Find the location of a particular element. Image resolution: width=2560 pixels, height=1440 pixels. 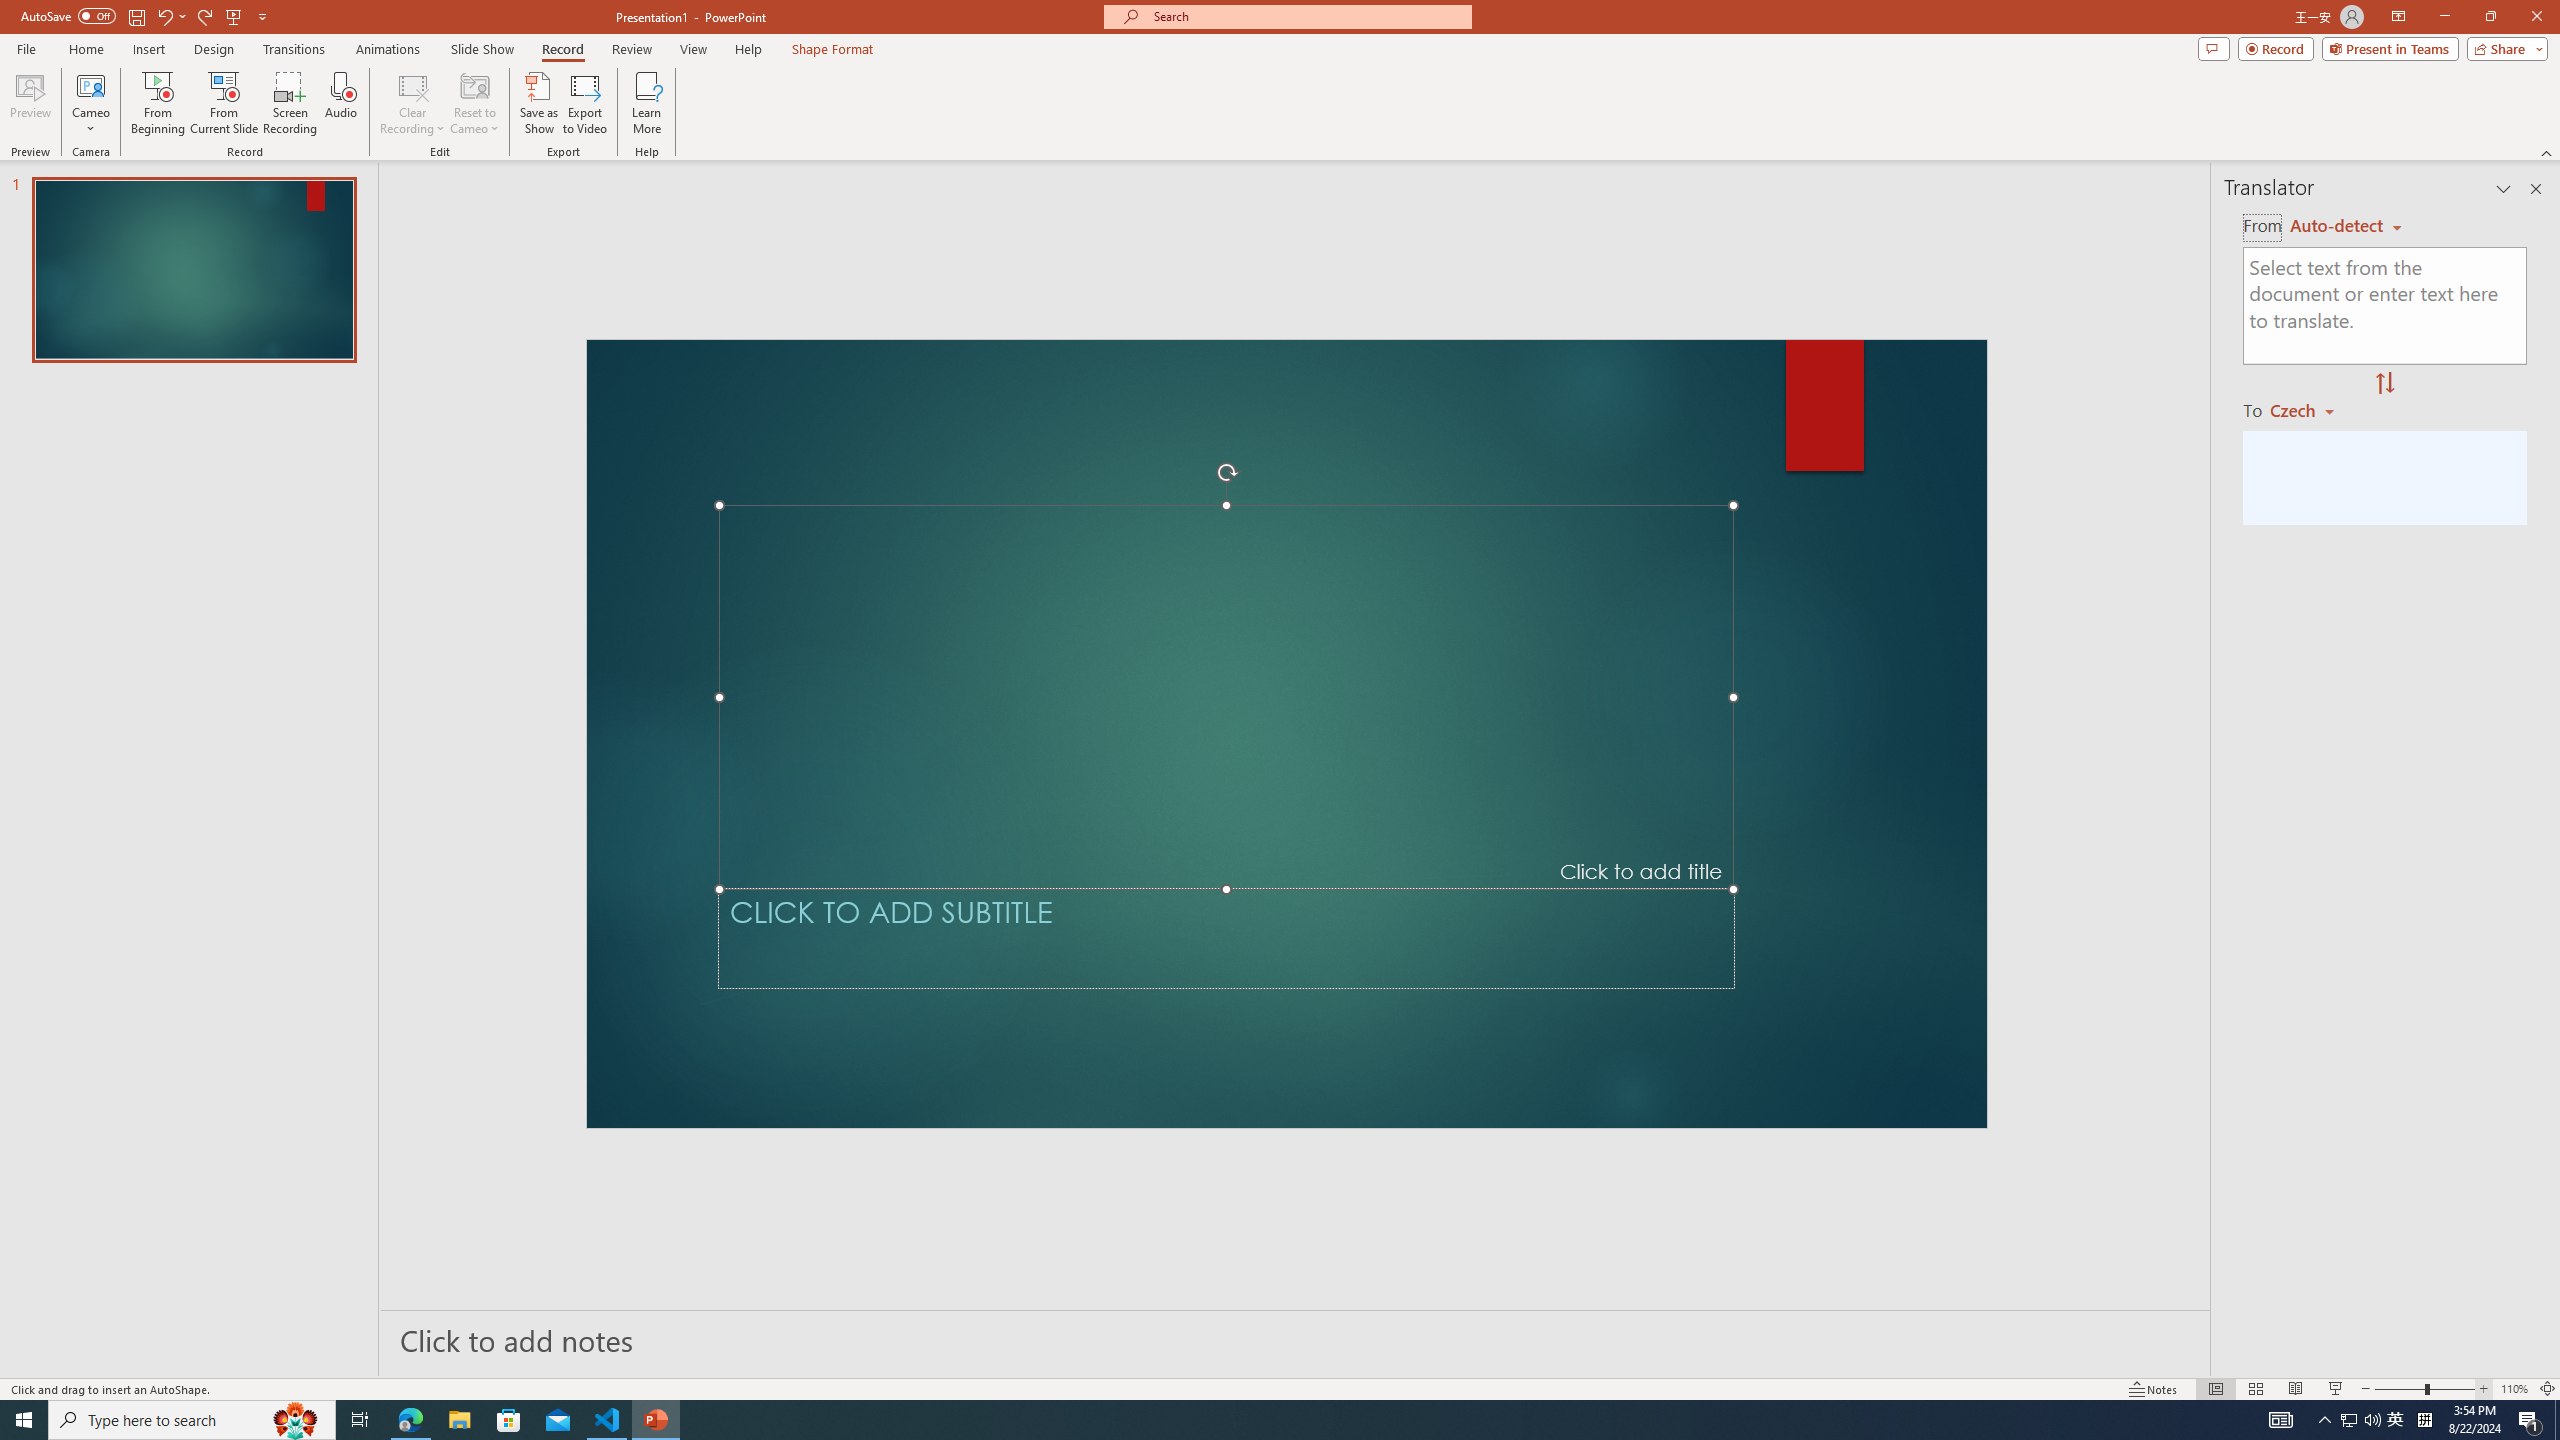

'Czech' is located at coordinates (2310, 409).